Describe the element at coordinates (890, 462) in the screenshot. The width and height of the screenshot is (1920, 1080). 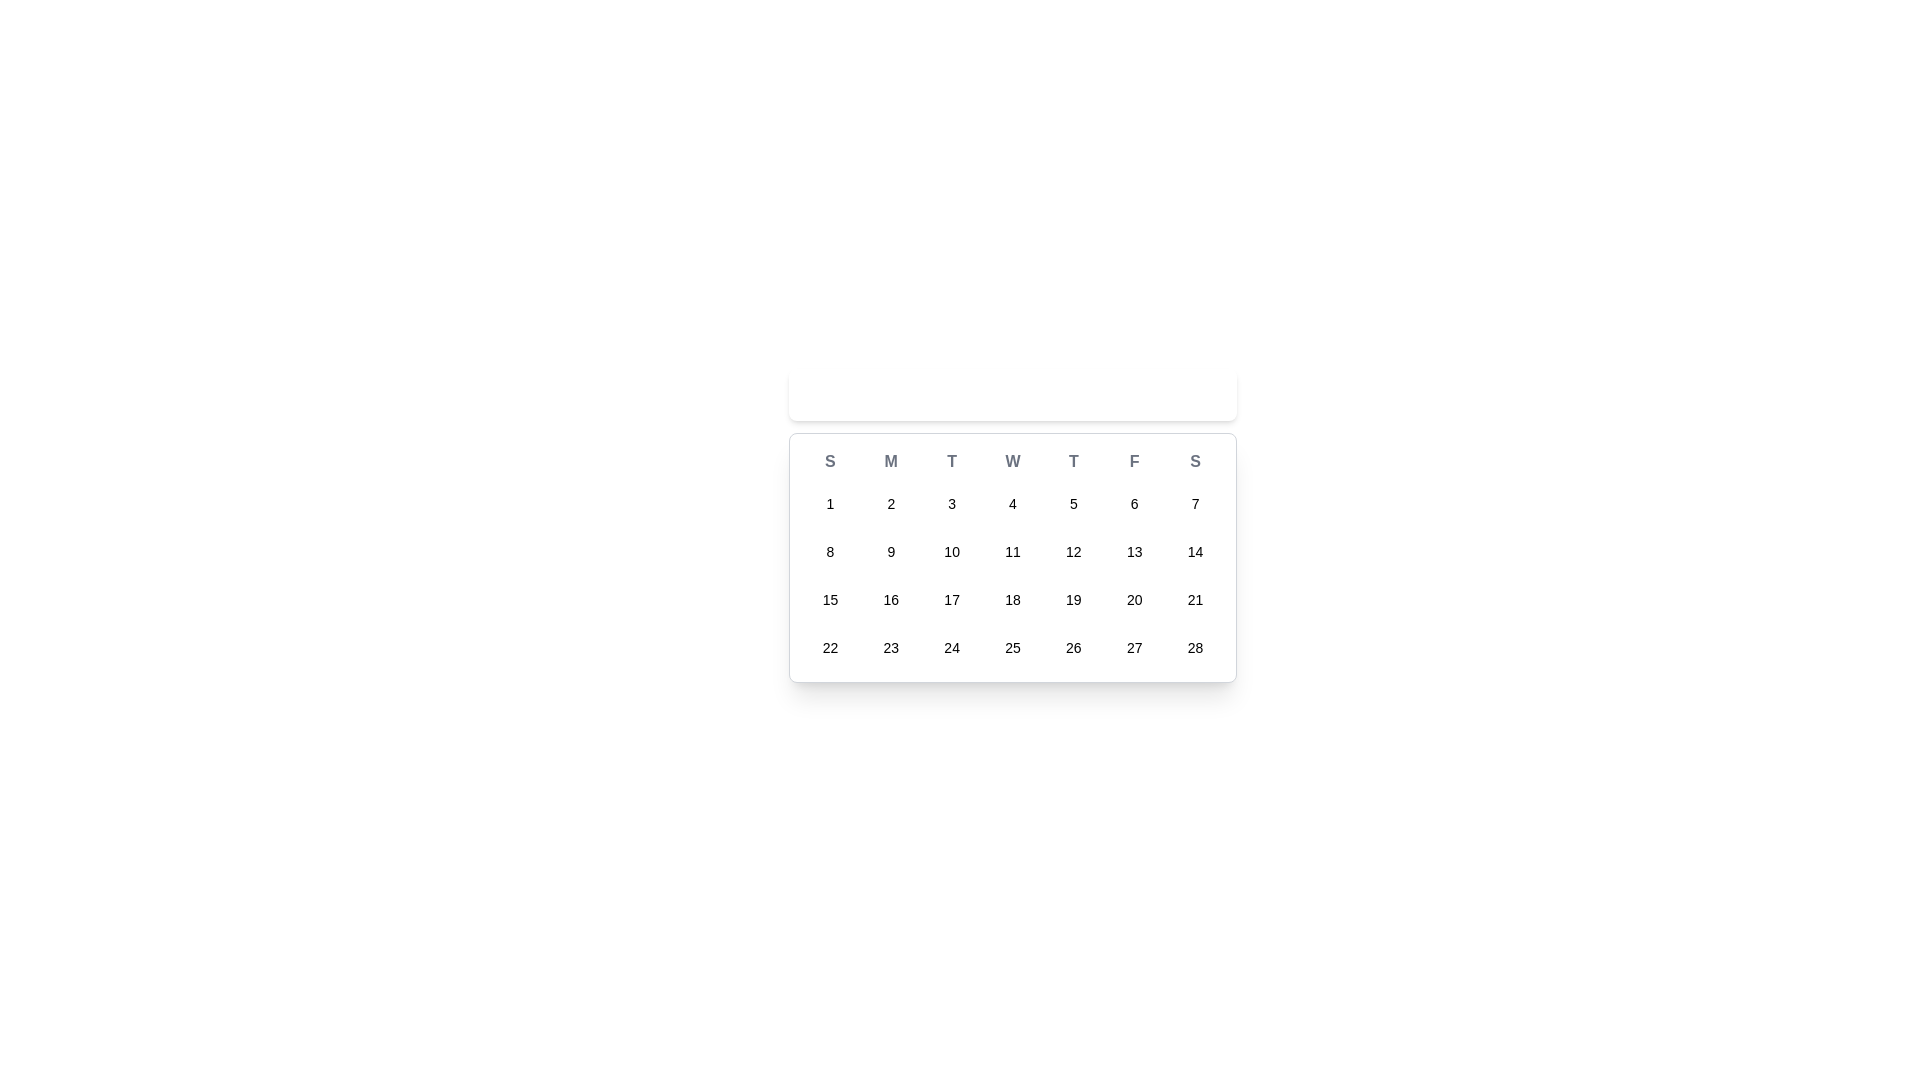
I see `the static text element indicating 'M' for Monday in the calendar representation, which is positioned directly to the right of 'S'` at that location.